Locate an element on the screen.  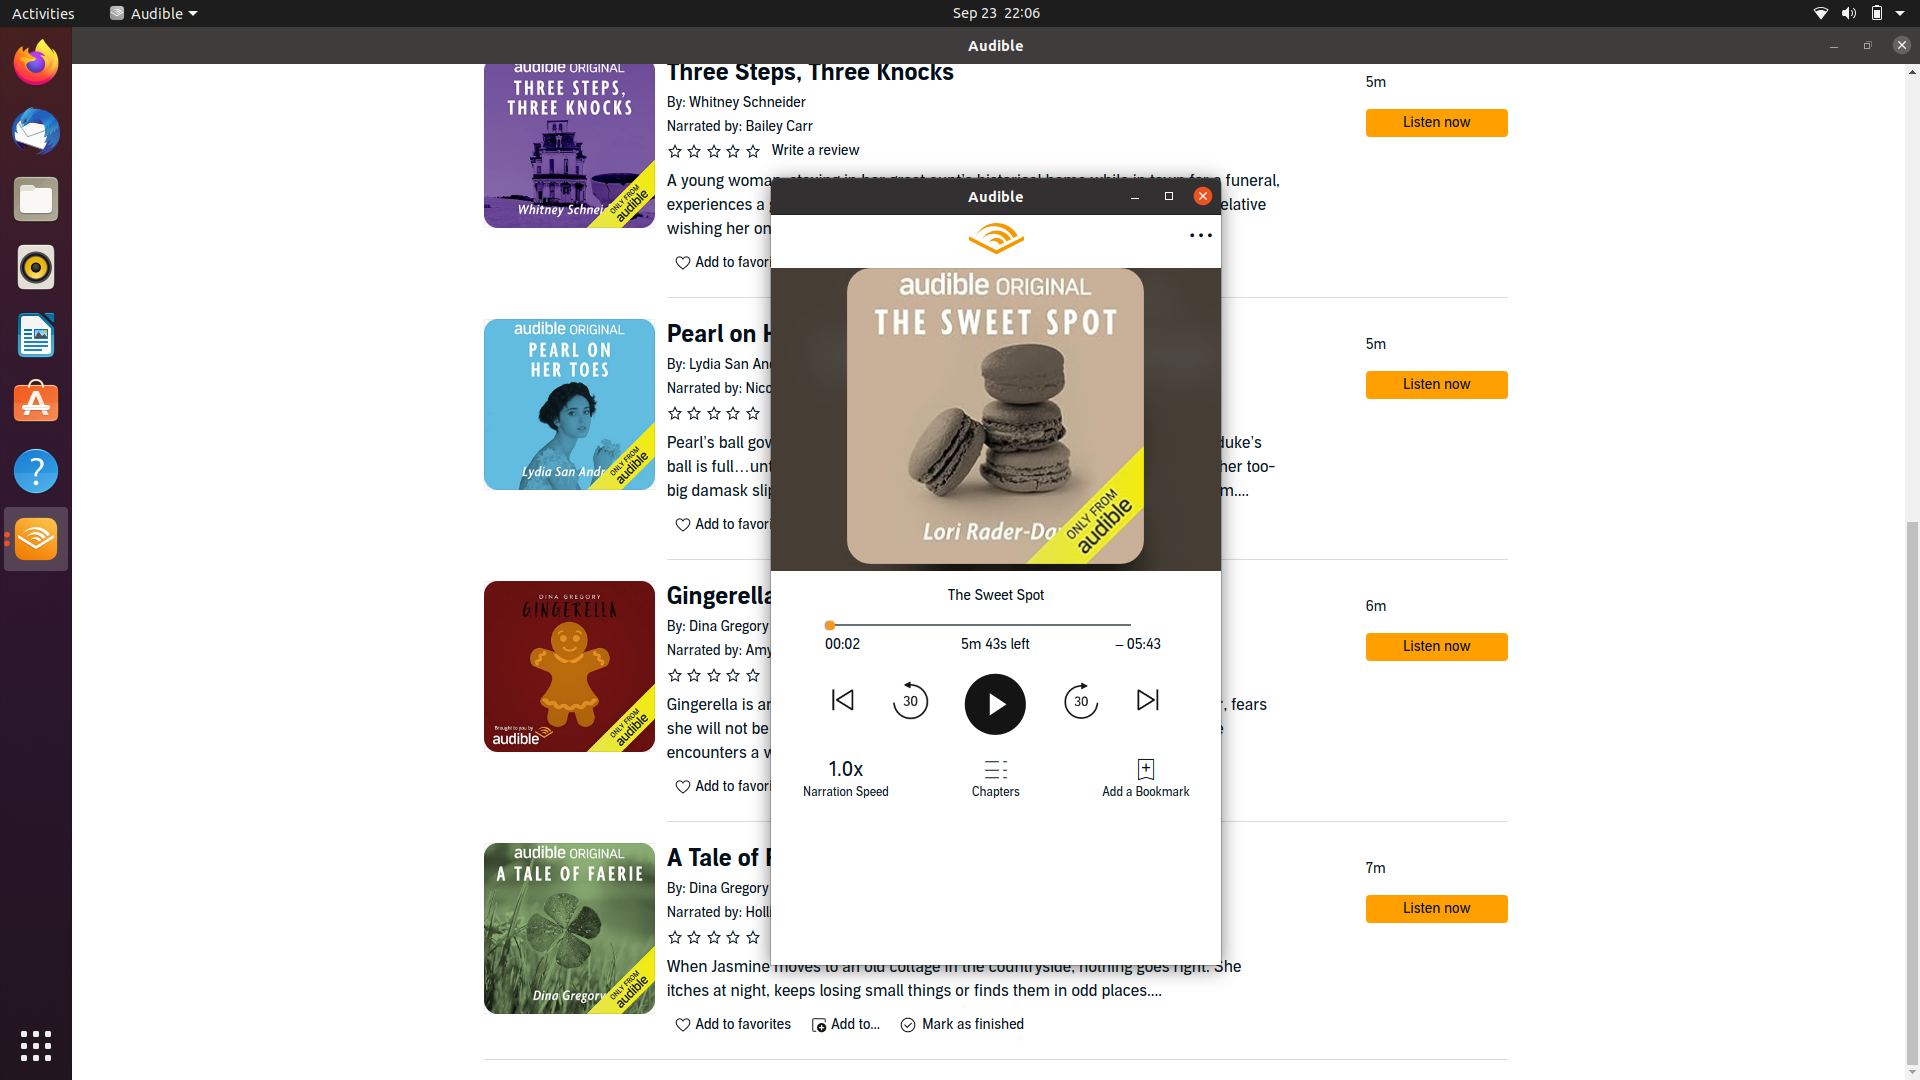
Move up to the prior choice in the more options dropdown menu is located at coordinates (1199, 235).